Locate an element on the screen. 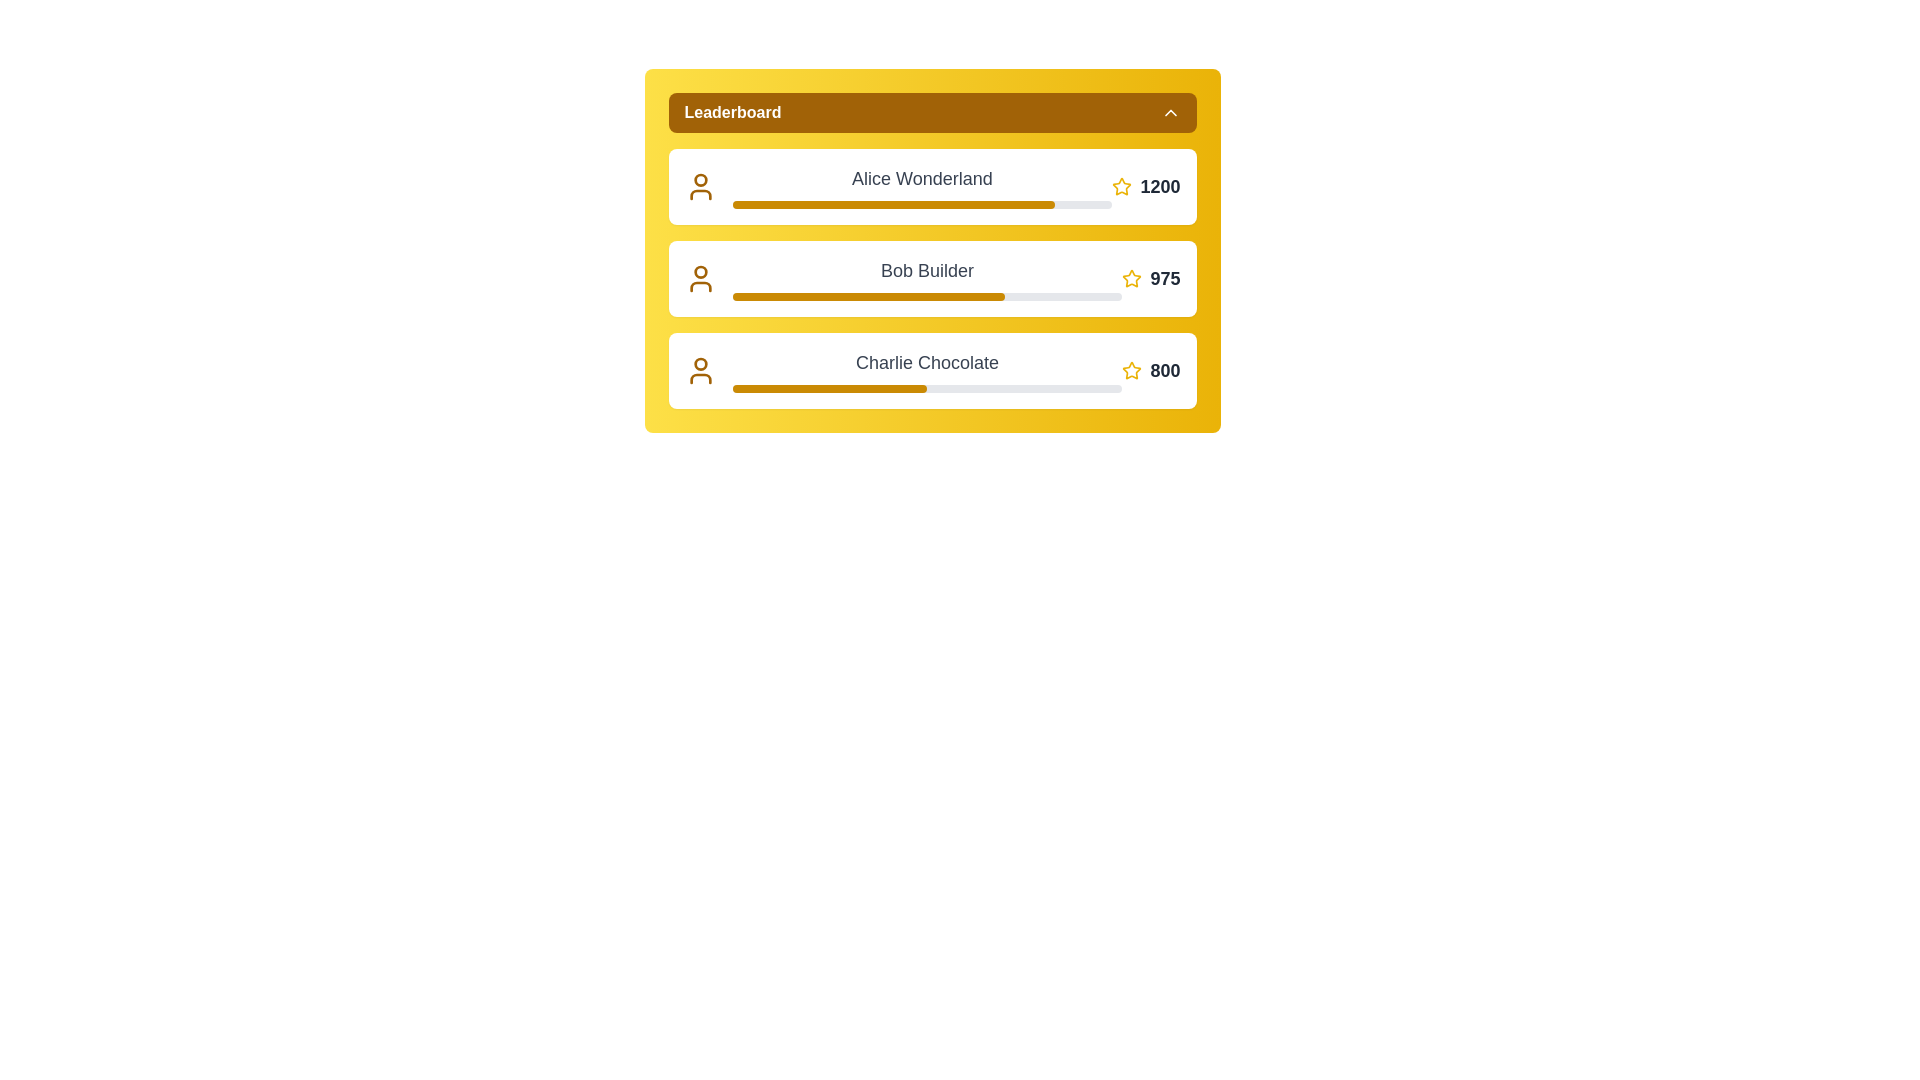 Image resolution: width=1920 pixels, height=1080 pixels. the leaderboard entry displaying the rank and score of the user 'Bob Builder', which is the second item in the leaderboard section is located at coordinates (931, 249).